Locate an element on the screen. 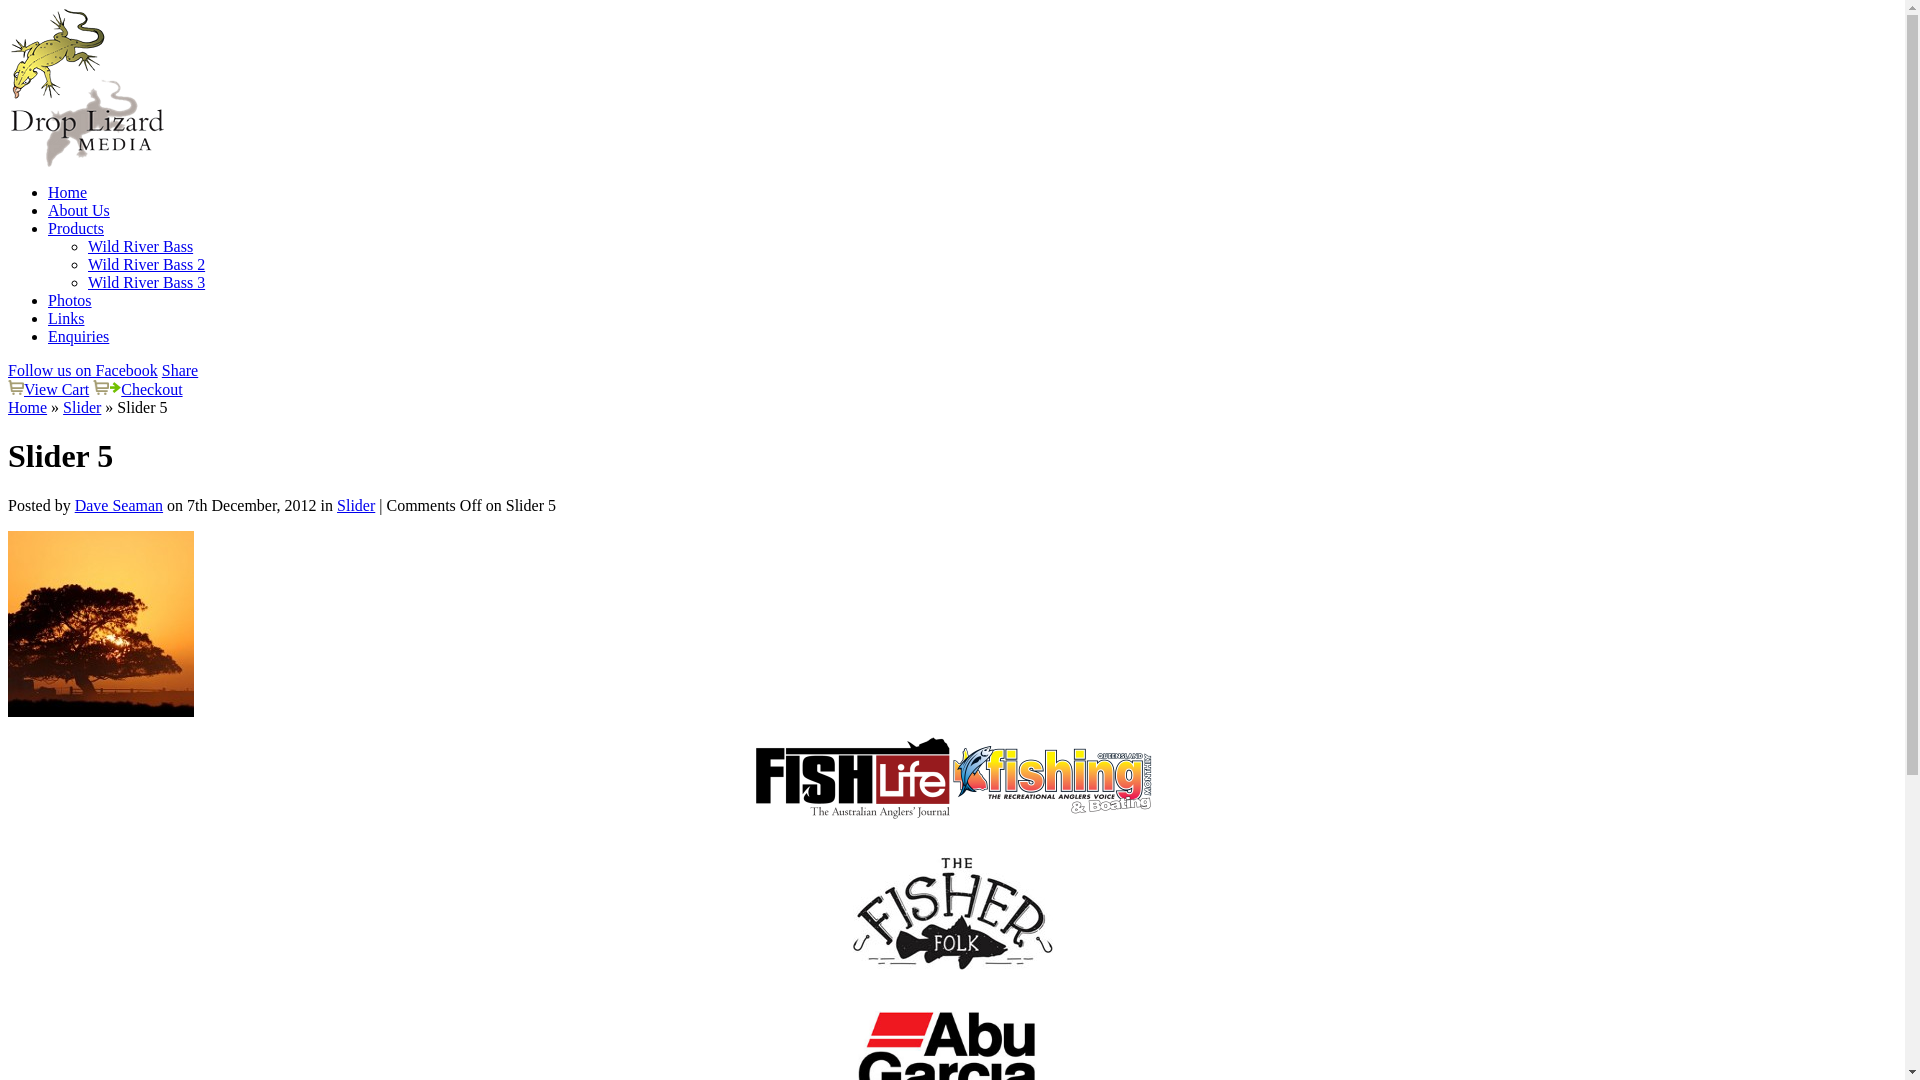 The width and height of the screenshot is (1920, 1080). 'Home' is located at coordinates (67, 192).